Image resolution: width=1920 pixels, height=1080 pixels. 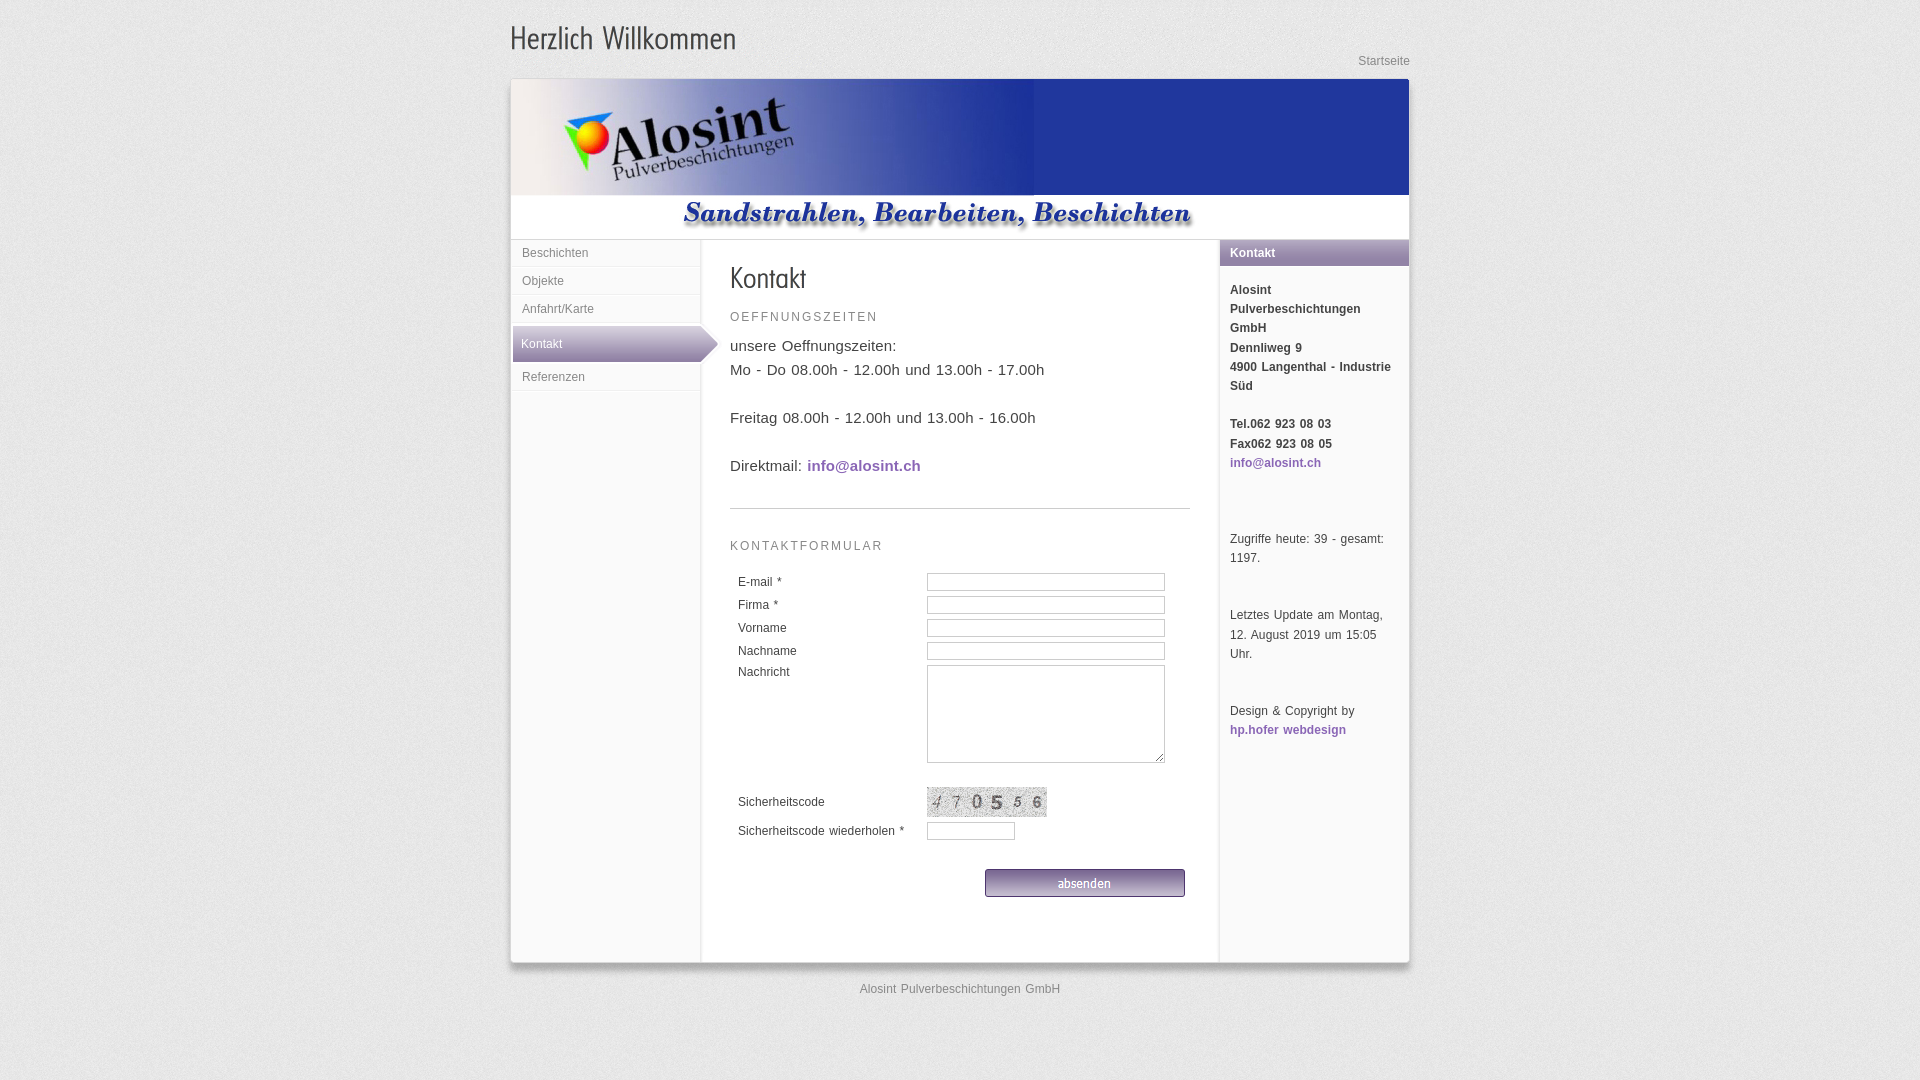 I want to click on 'hp.hofer webdesign', so click(x=1287, y=729).